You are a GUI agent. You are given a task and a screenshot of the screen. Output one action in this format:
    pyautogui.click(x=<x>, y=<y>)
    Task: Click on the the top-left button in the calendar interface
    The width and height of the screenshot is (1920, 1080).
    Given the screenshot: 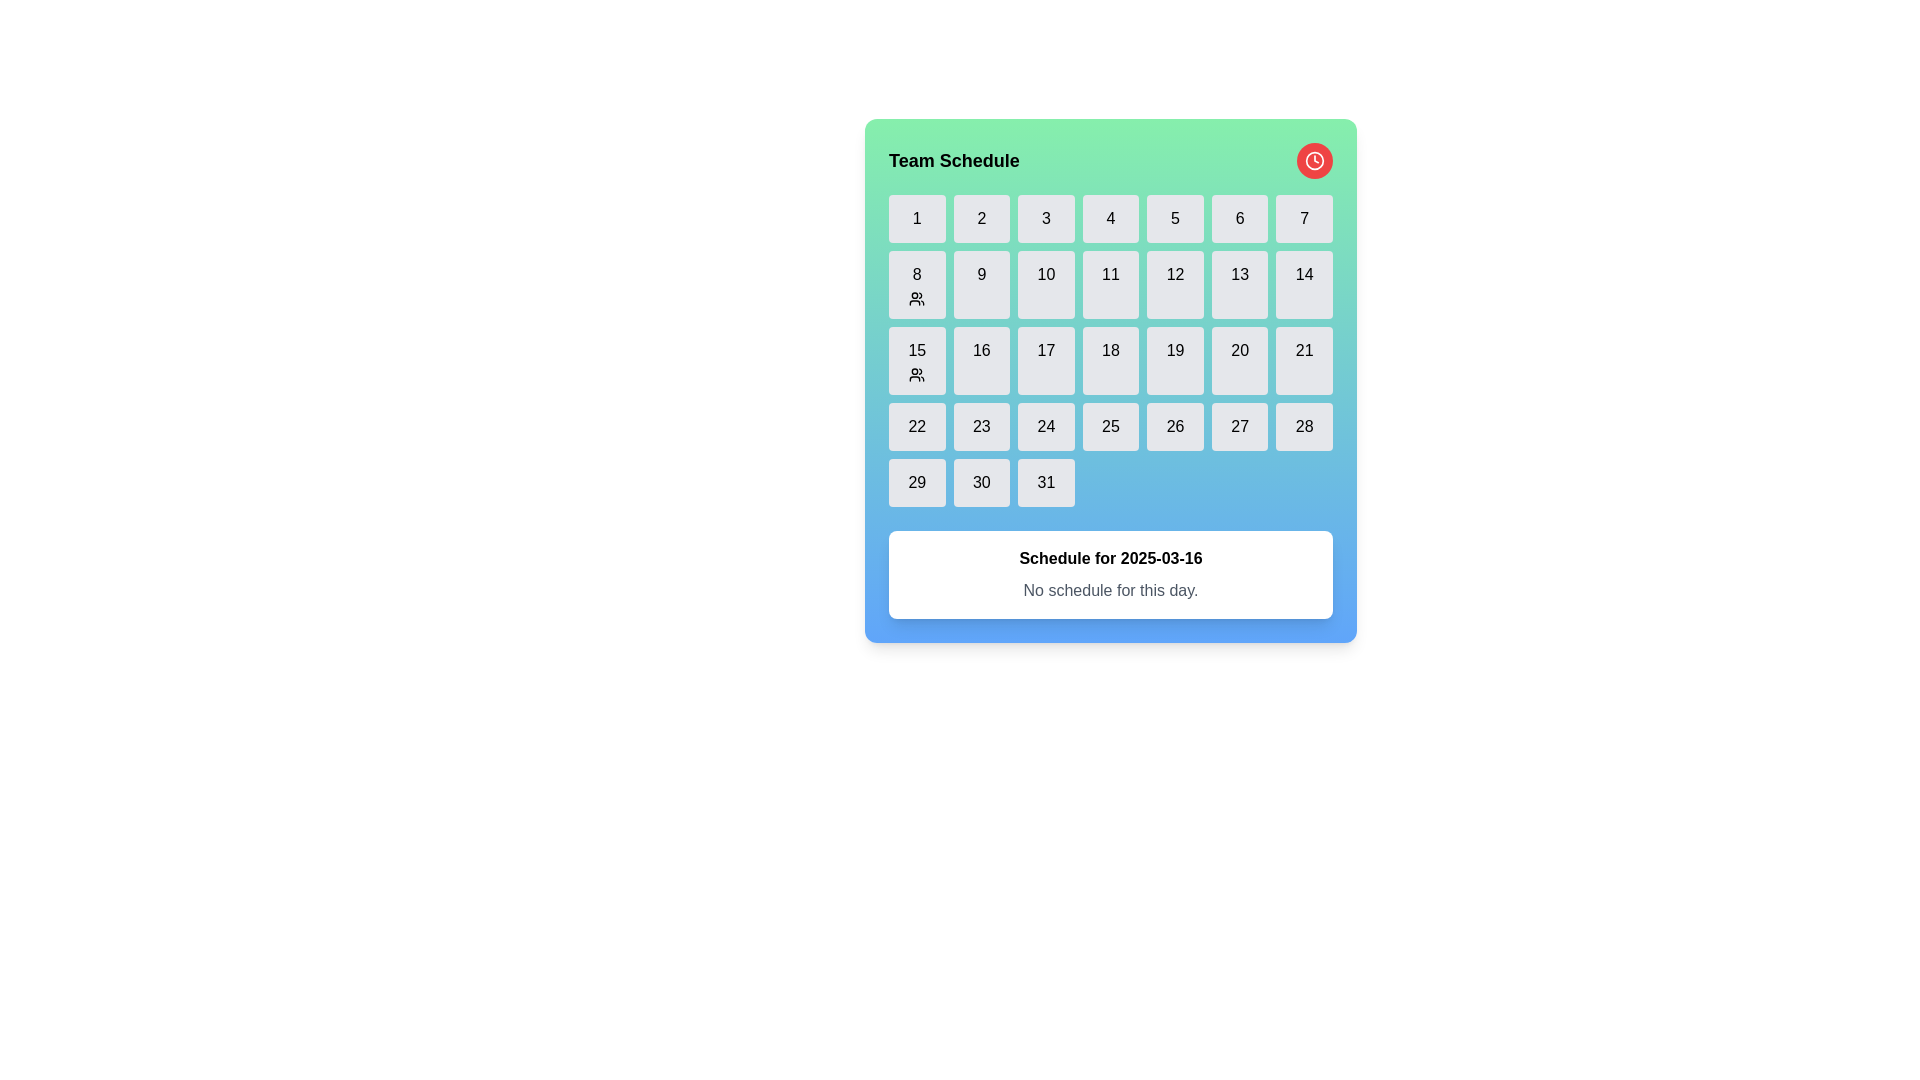 What is the action you would take?
    pyautogui.click(x=915, y=219)
    